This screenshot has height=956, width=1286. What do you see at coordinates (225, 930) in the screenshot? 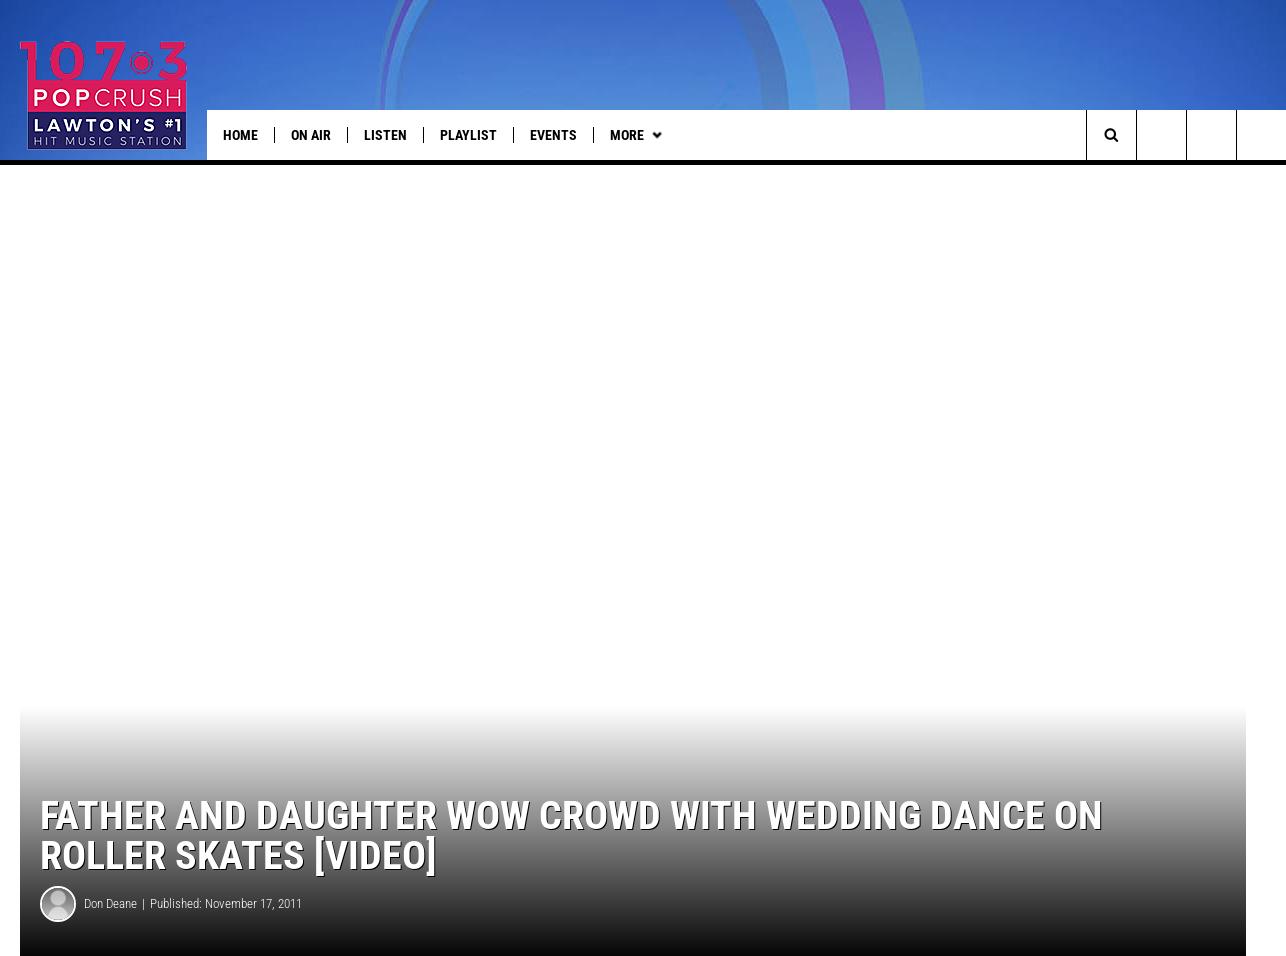
I see `'Published: November 17, 2011'` at bounding box center [225, 930].